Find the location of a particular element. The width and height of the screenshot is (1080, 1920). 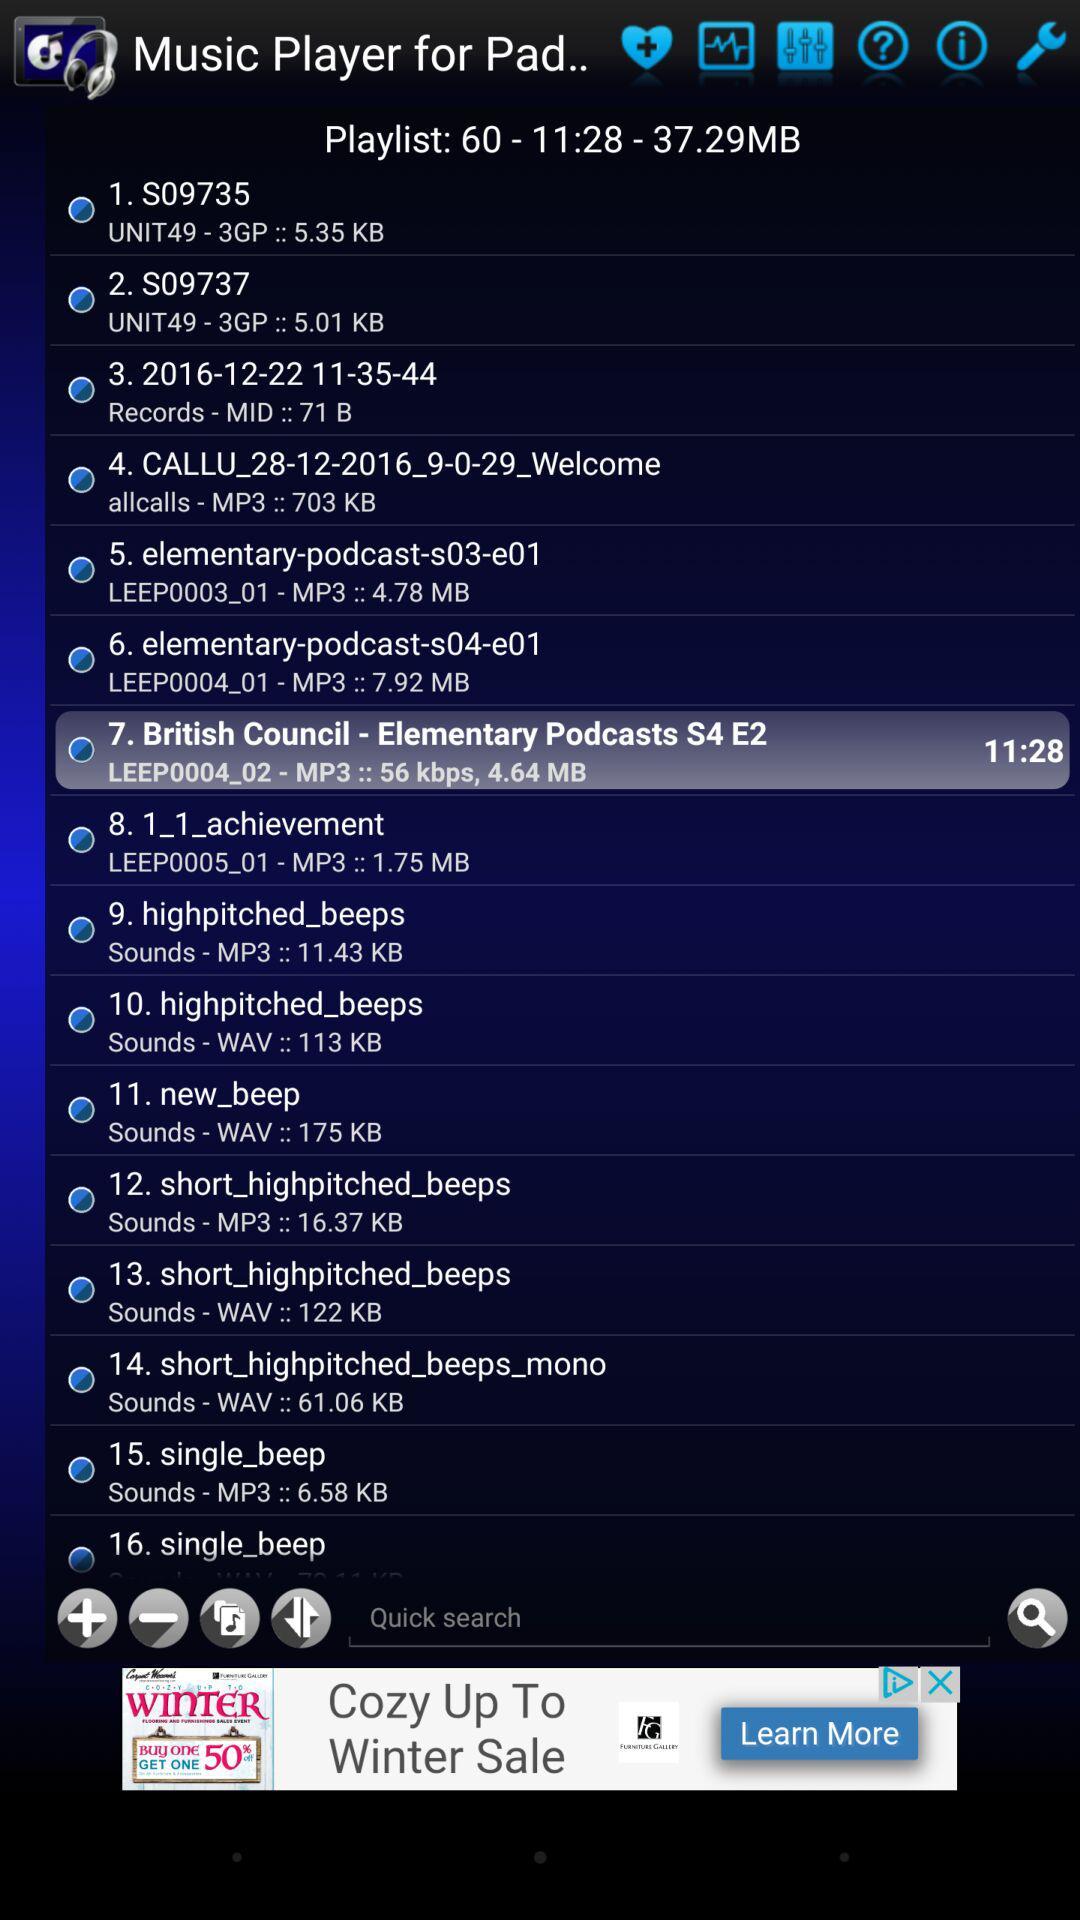

the minus icon is located at coordinates (157, 1730).